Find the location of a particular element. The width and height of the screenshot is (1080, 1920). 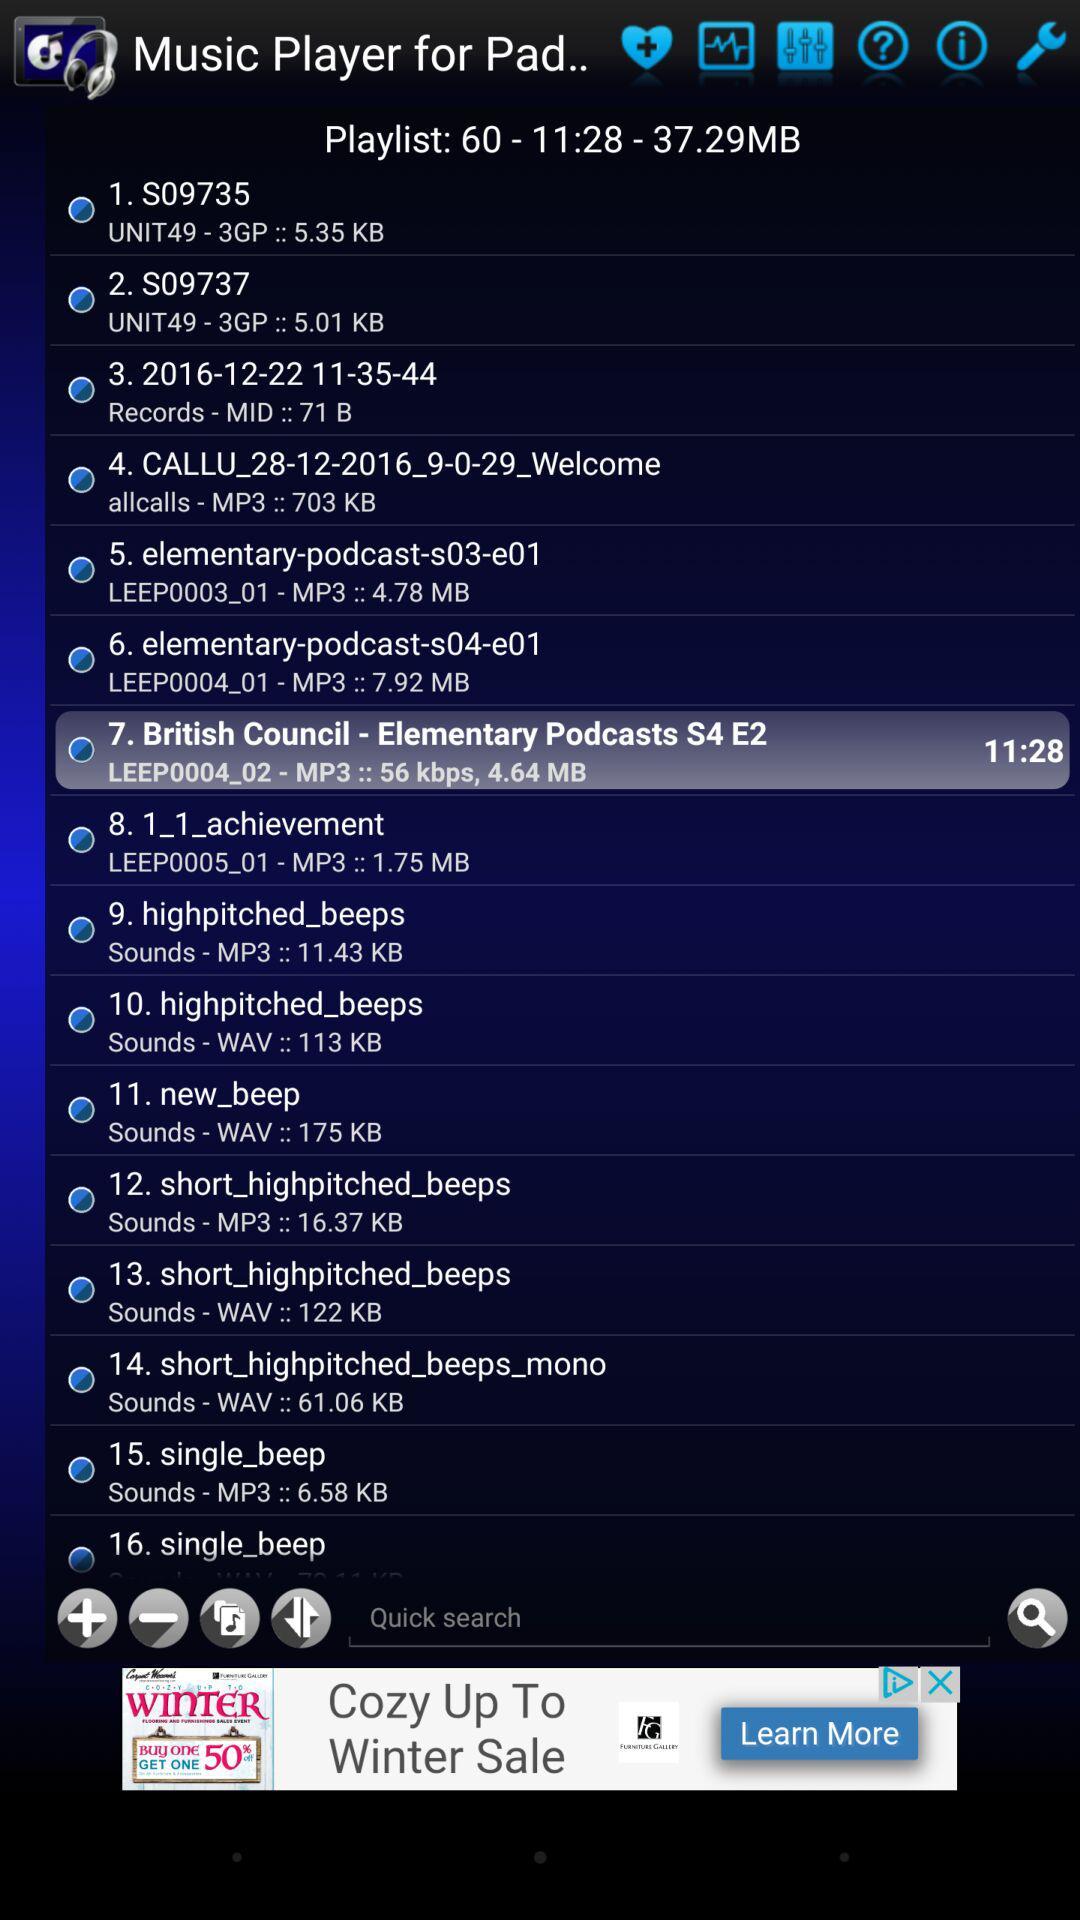

the minus icon is located at coordinates (157, 1730).